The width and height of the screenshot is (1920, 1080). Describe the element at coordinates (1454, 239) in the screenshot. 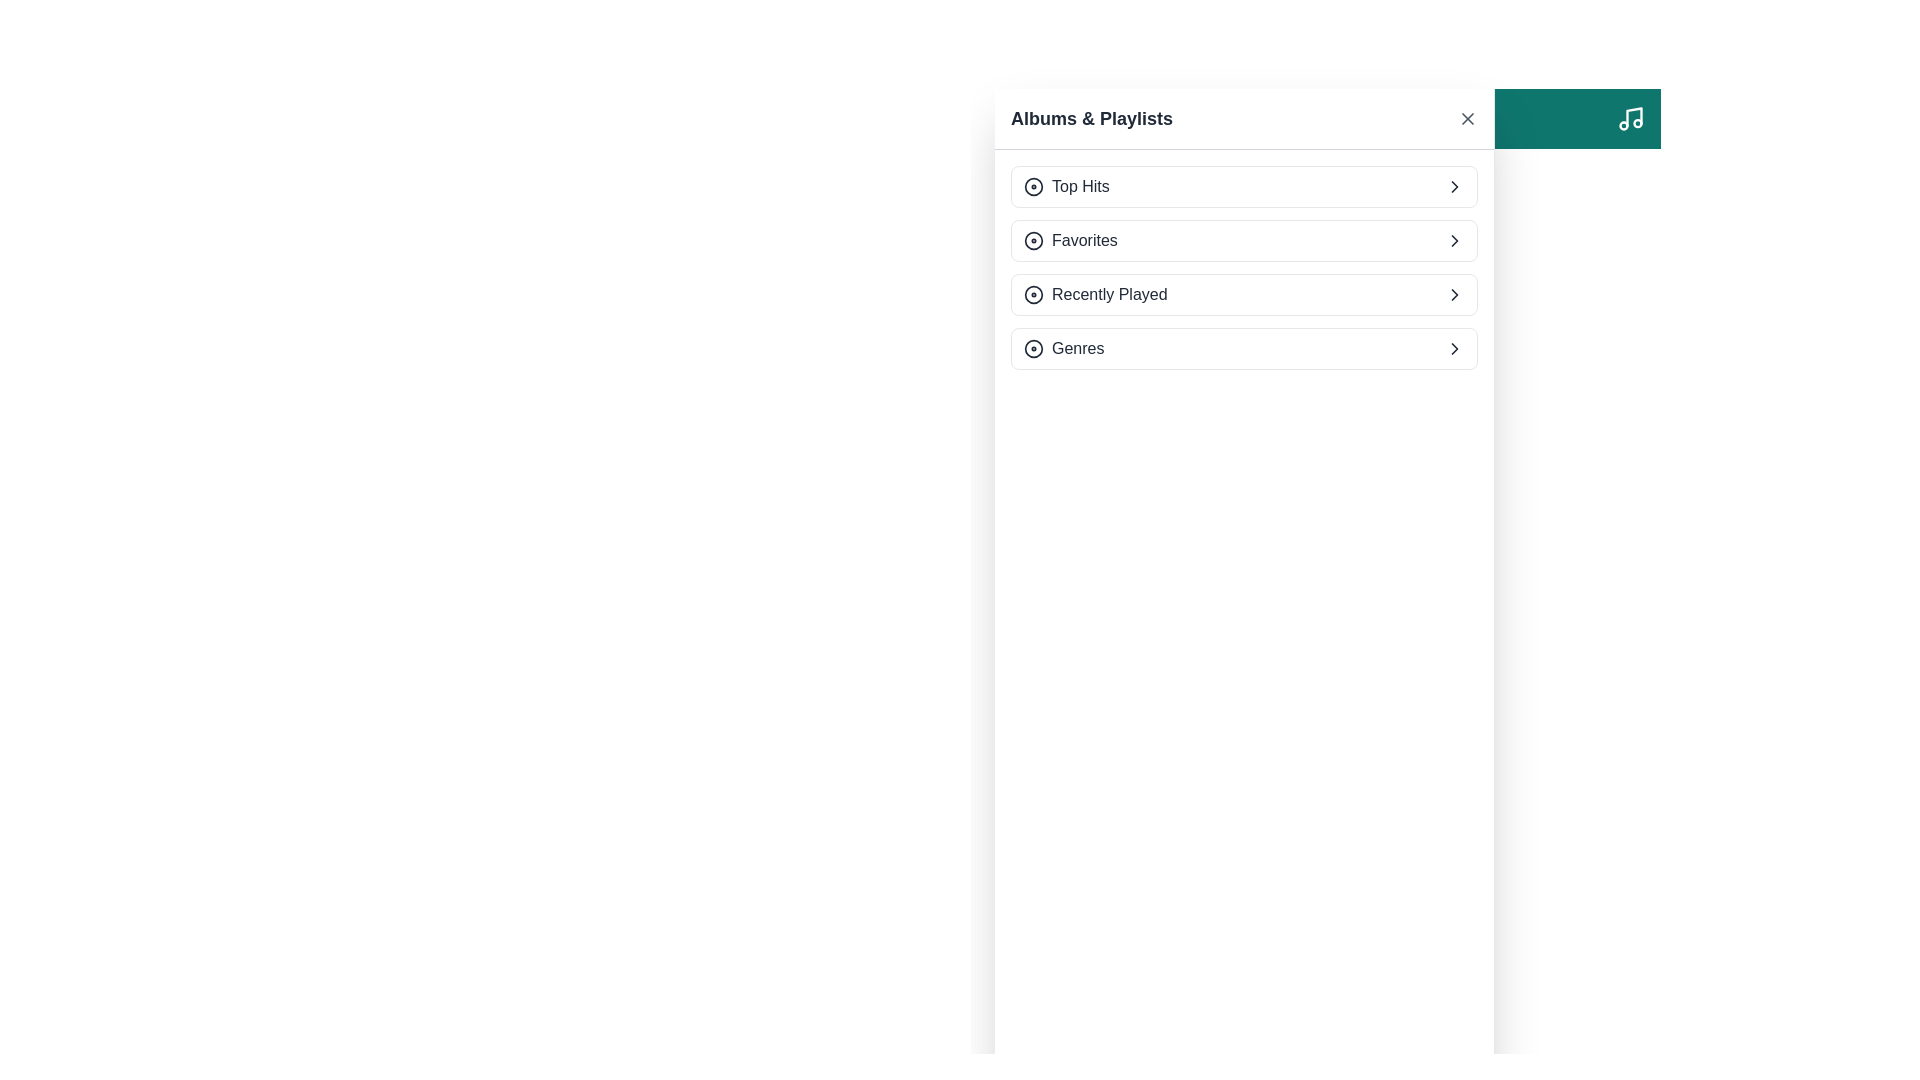

I see `the chevron icon indicating navigation to the detailed view or submenu related to the 'Favorites' category in the 'Albums & Playlists' section` at that location.